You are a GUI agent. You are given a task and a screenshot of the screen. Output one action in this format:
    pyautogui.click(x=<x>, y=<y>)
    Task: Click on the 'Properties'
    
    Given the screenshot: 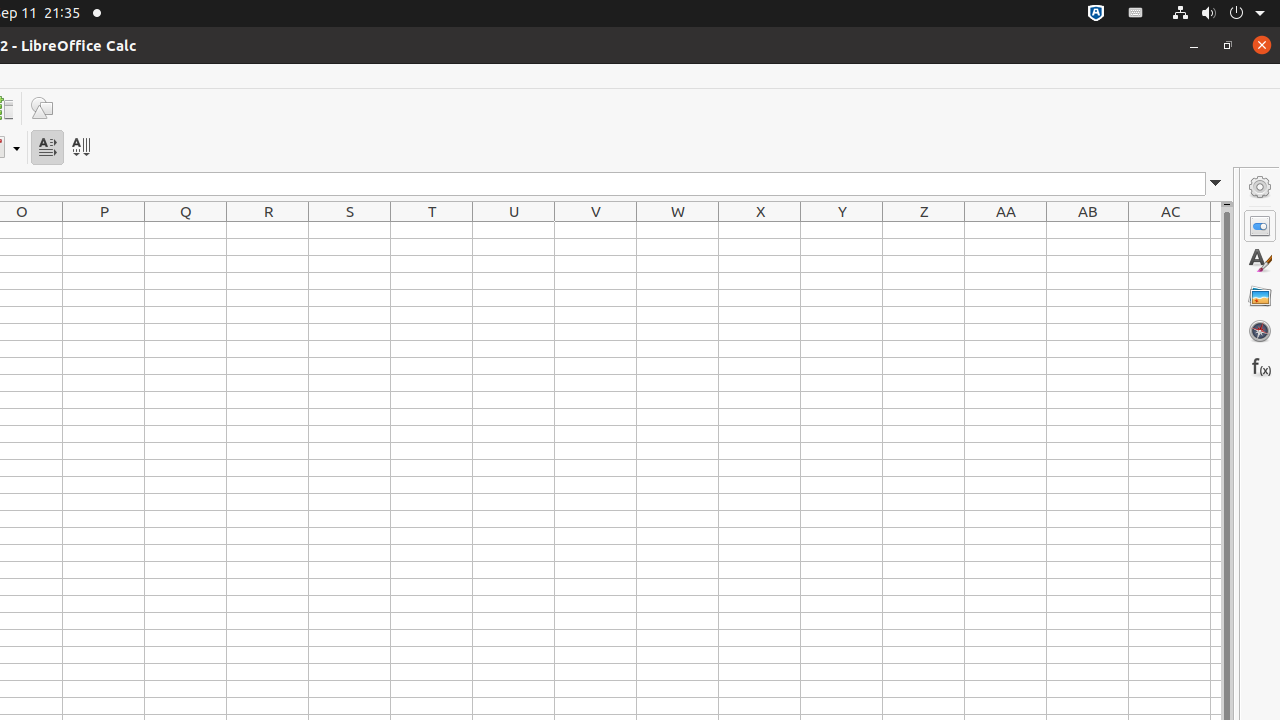 What is the action you would take?
    pyautogui.click(x=1259, y=225)
    